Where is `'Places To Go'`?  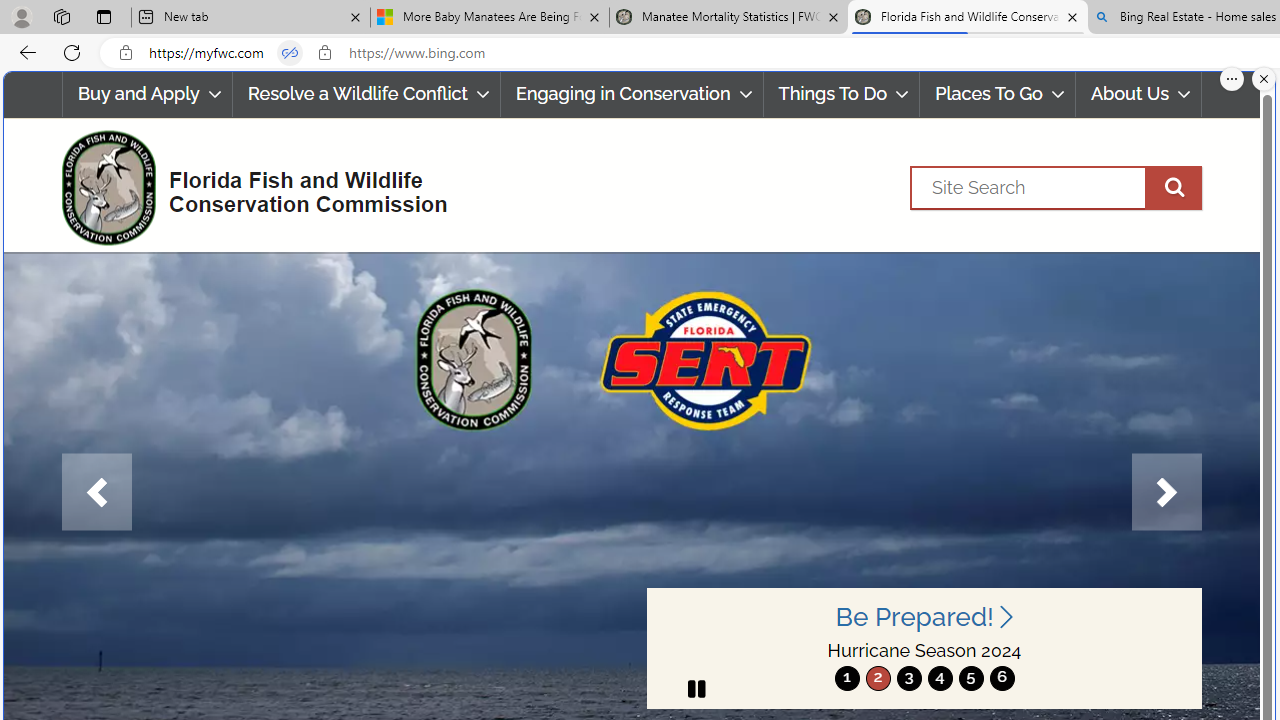
'Places To Go' is located at coordinates (997, 94).